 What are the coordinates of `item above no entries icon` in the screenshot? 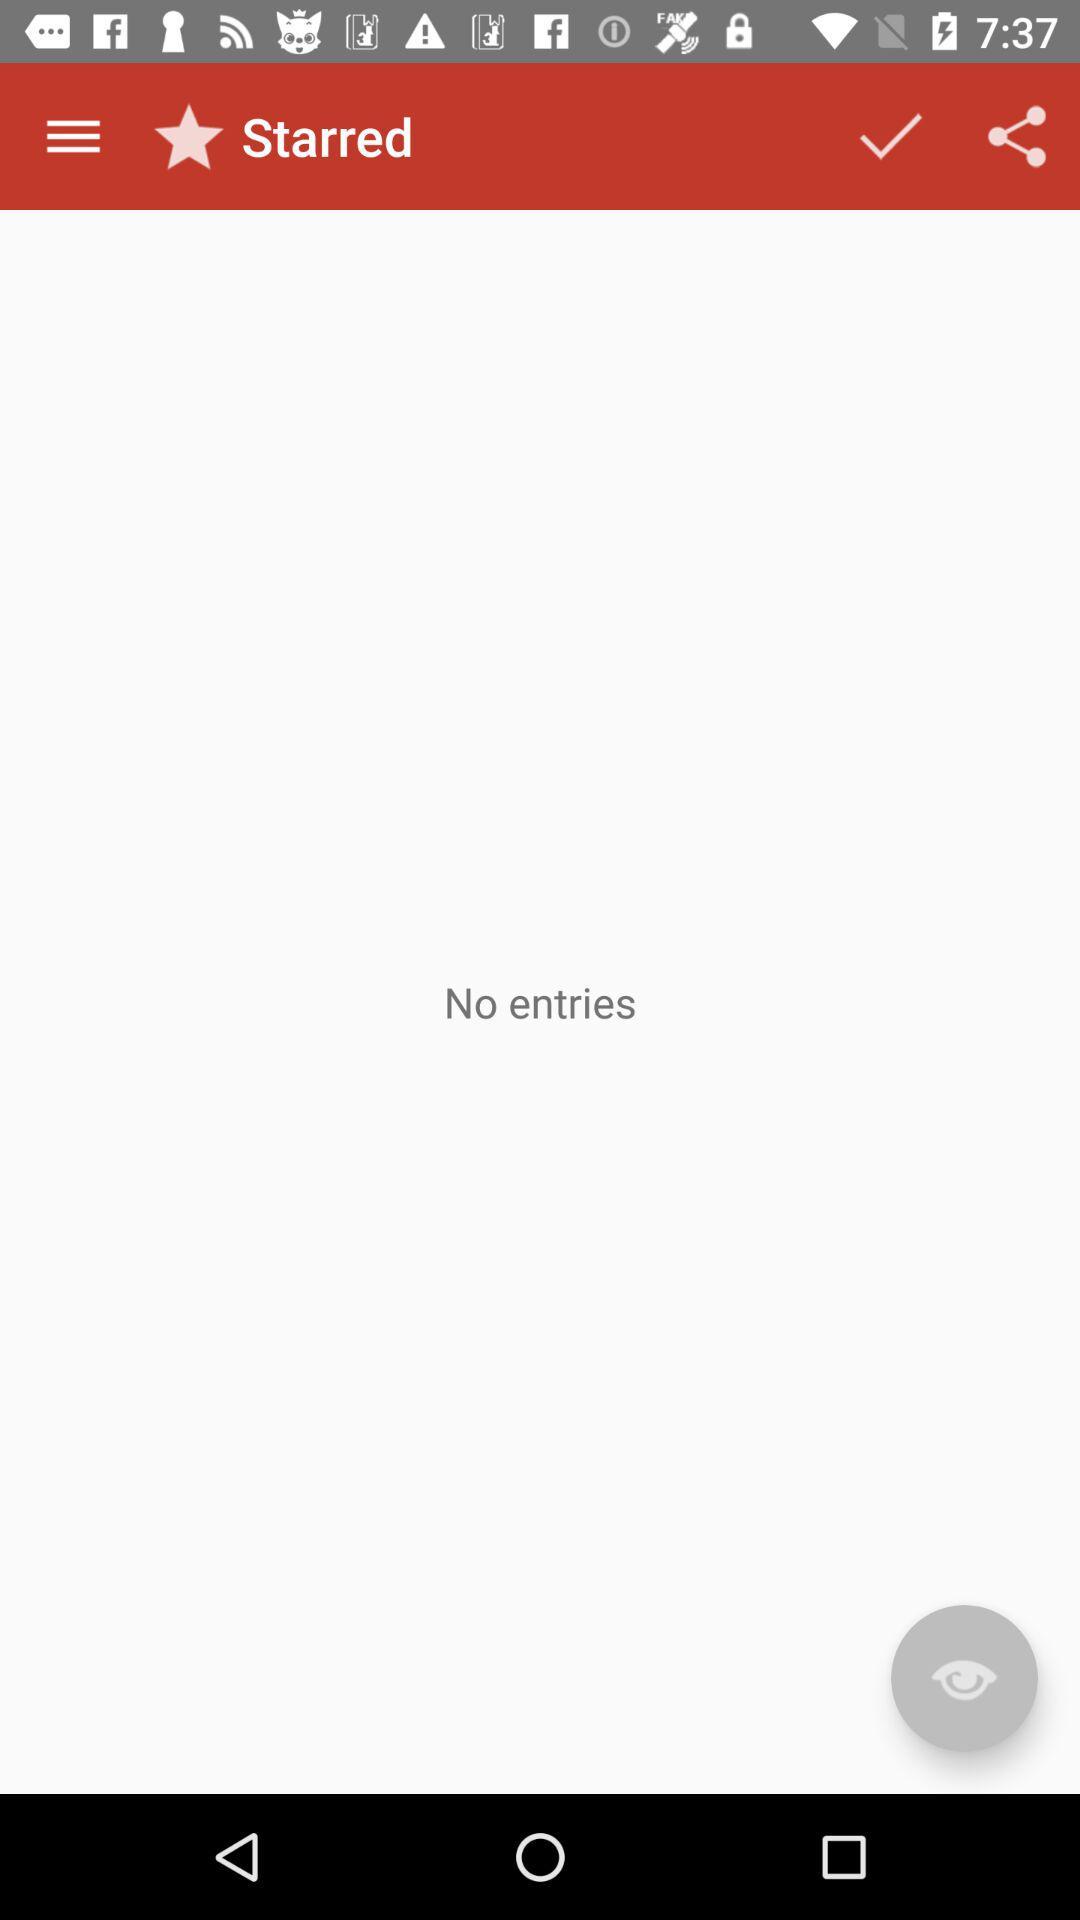 It's located at (1017, 135).